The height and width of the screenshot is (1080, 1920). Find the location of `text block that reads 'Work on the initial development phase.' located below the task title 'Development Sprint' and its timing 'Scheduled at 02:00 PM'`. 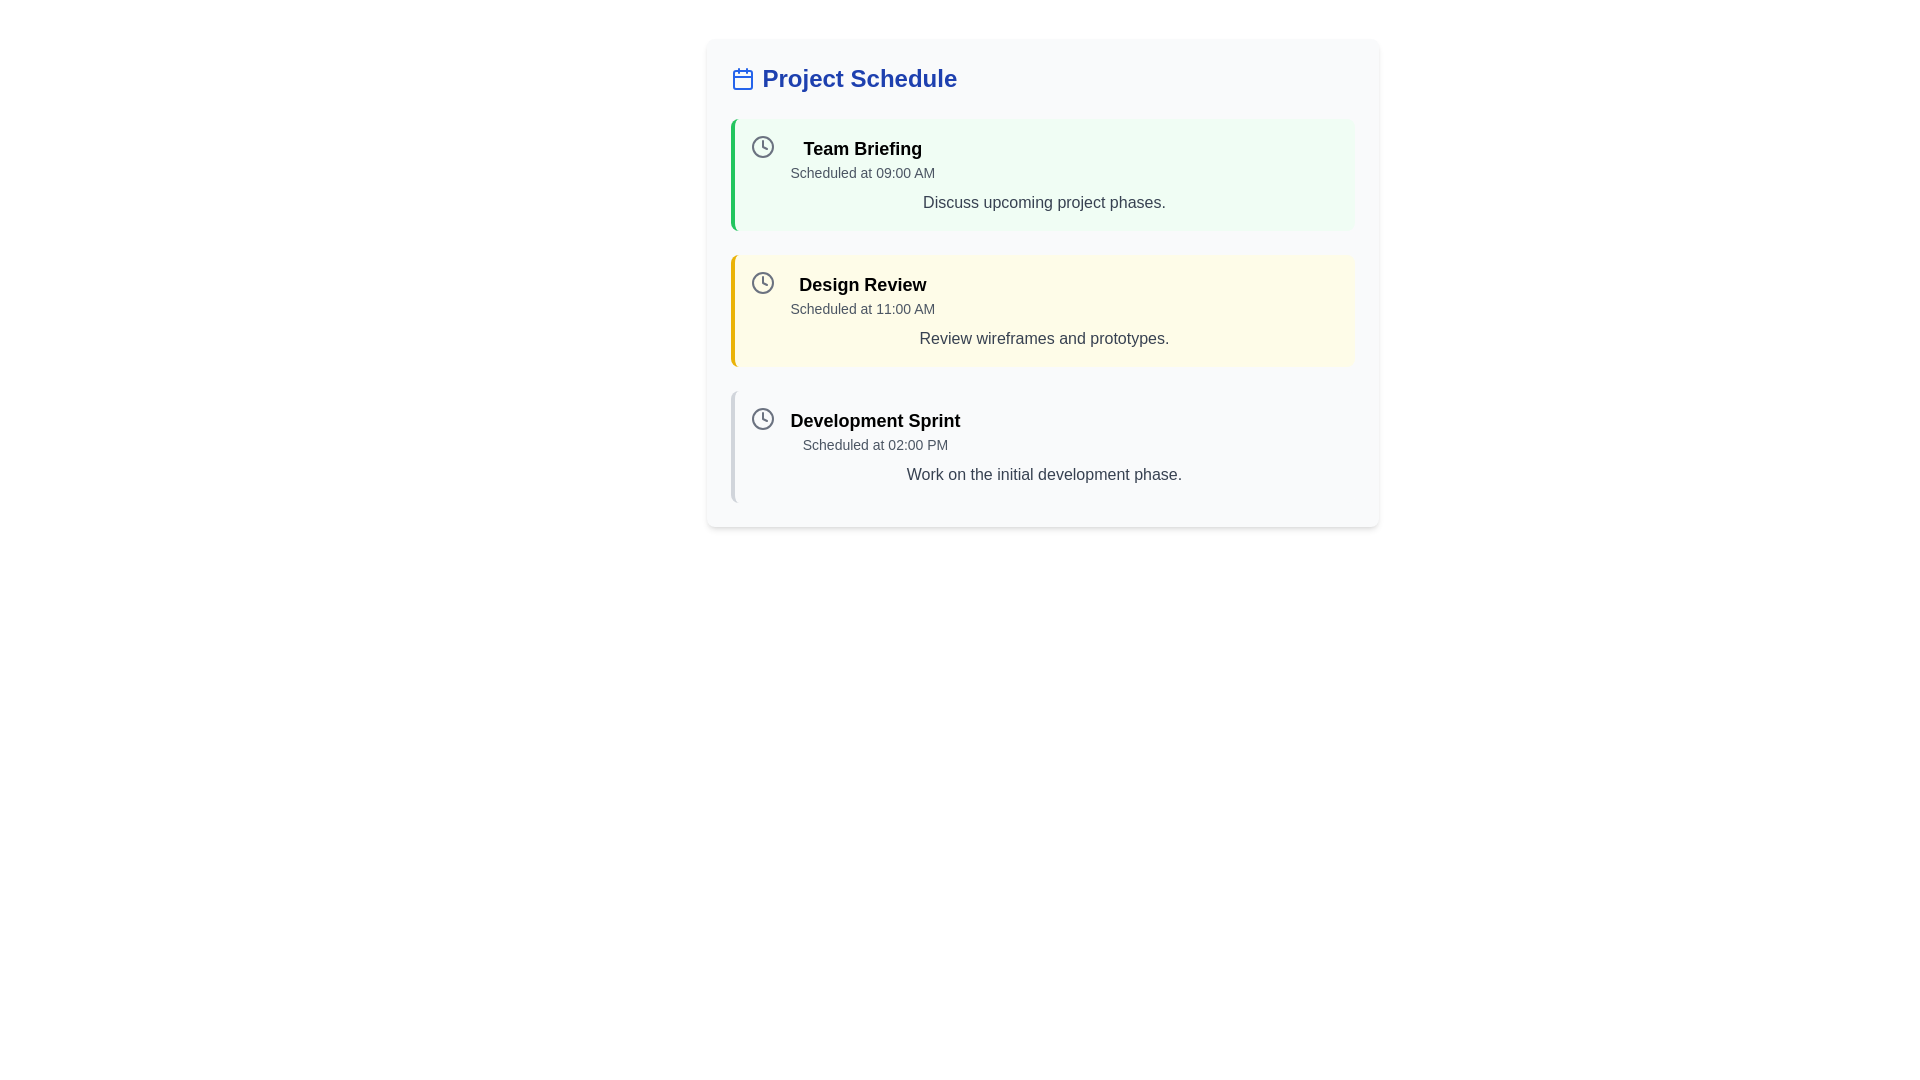

text block that reads 'Work on the initial development phase.' located below the task title 'Development Sprint' and its timing 'Scheduled at 02:00 PM' is located at coordinates (1043, 474).